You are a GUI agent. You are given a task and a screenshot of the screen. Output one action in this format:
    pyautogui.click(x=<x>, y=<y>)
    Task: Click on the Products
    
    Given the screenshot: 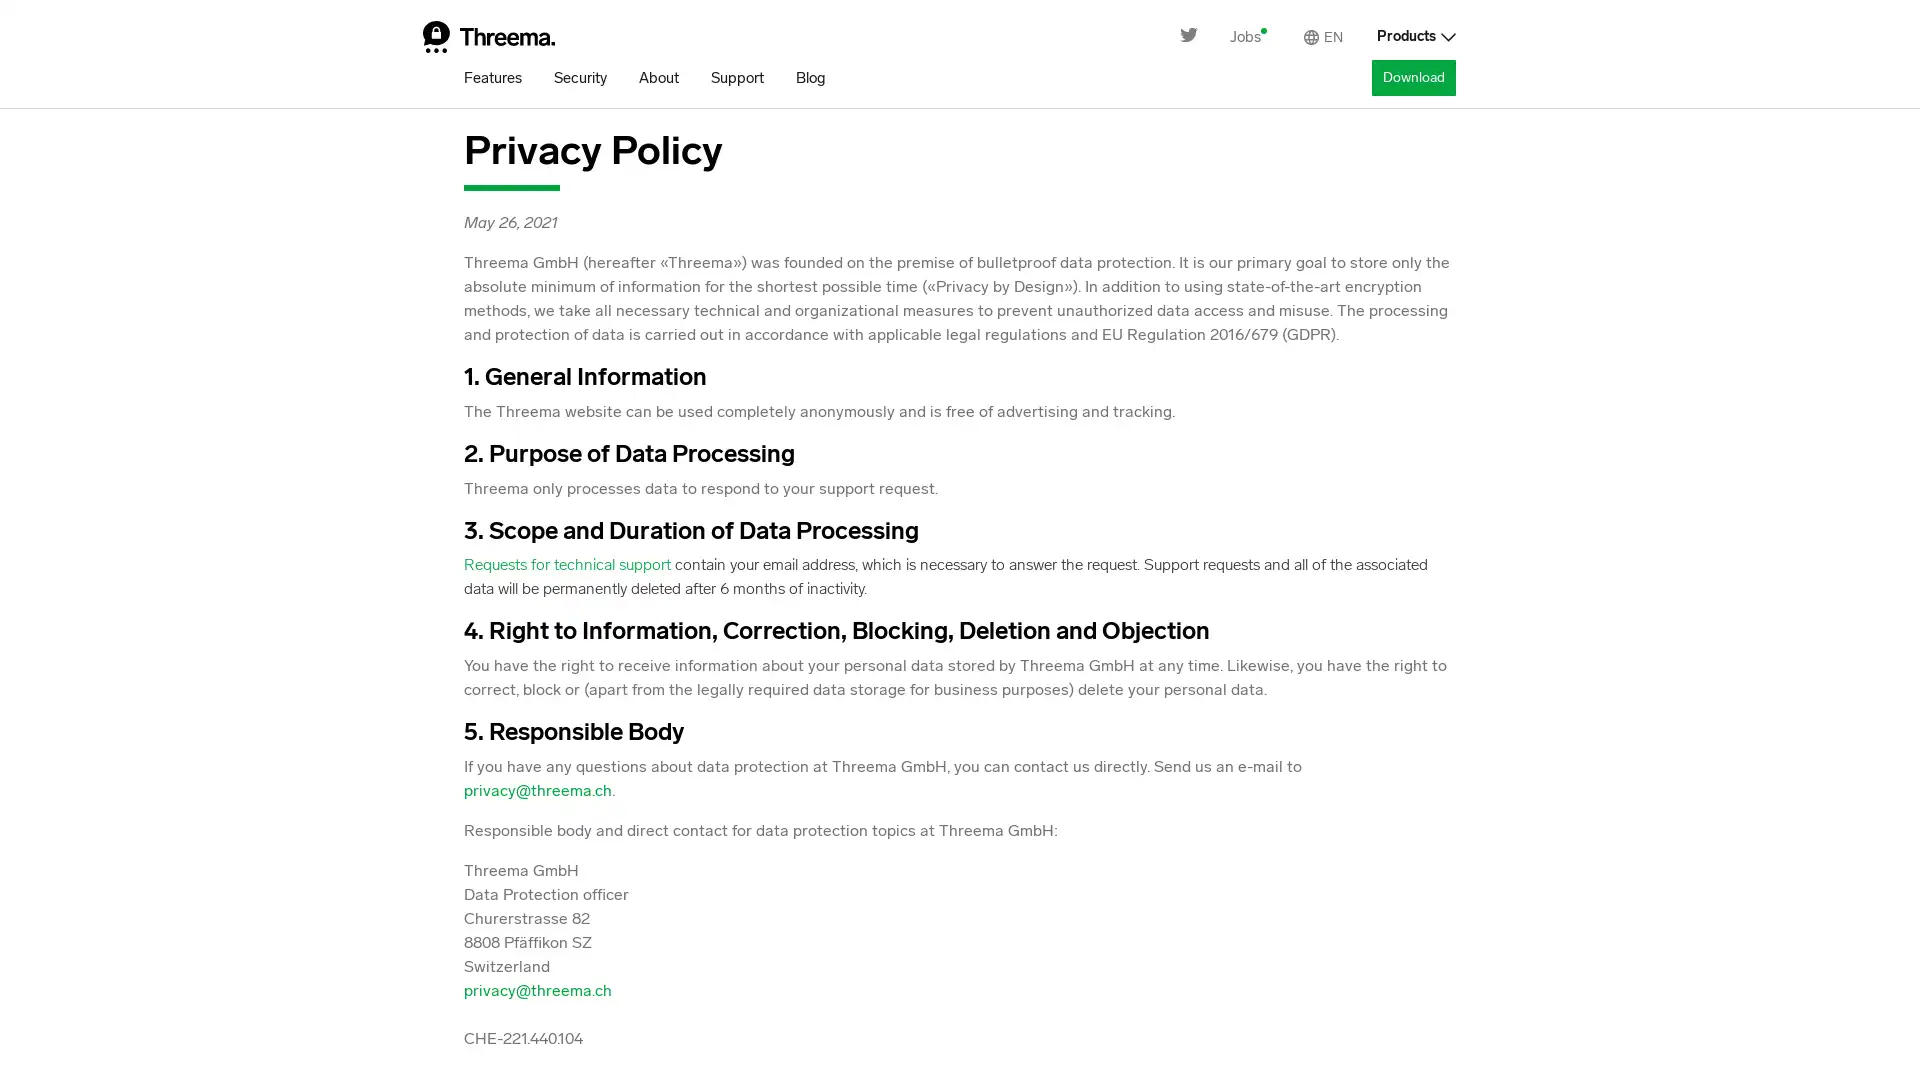 What is the action you would take?
    pyautogui.click(x=1410, y=37)
    